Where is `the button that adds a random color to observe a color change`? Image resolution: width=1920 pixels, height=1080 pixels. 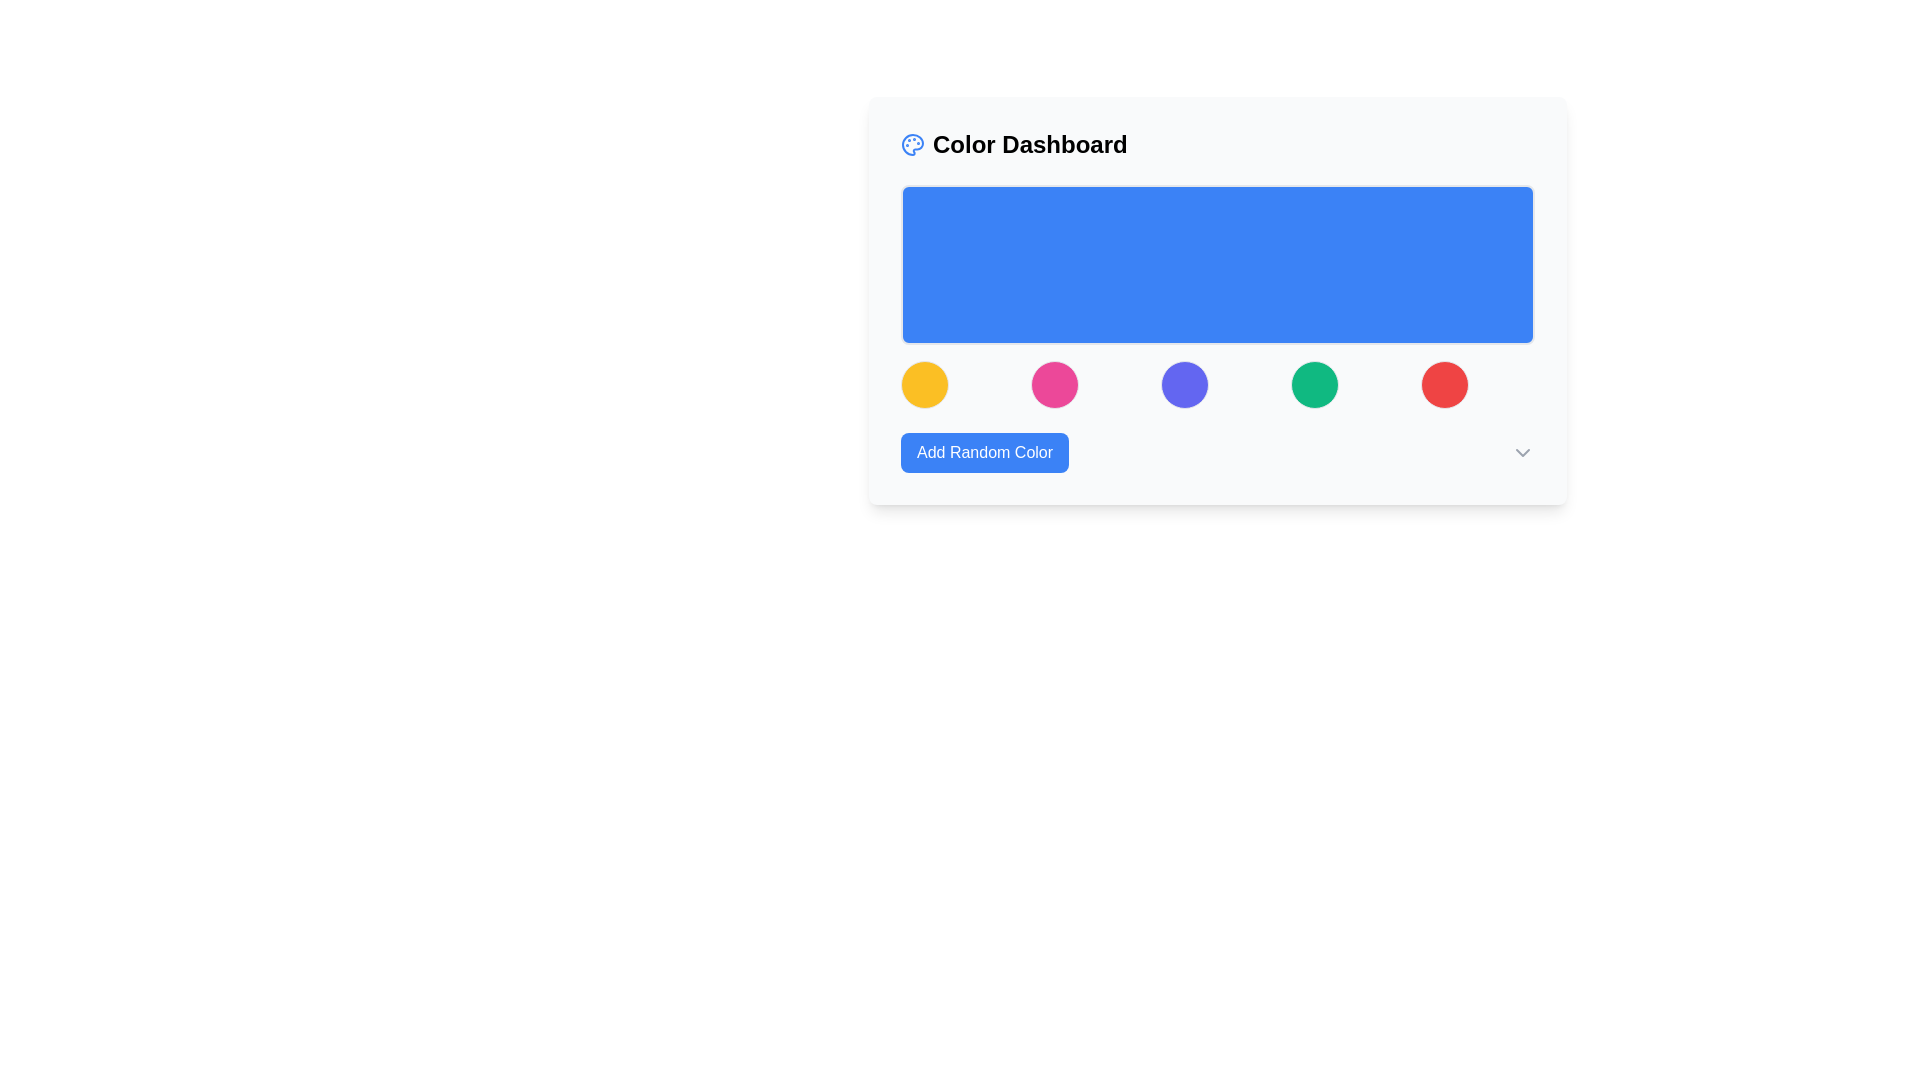
the button that adds a random color to observe a color change is located at coordinates (984, 452).